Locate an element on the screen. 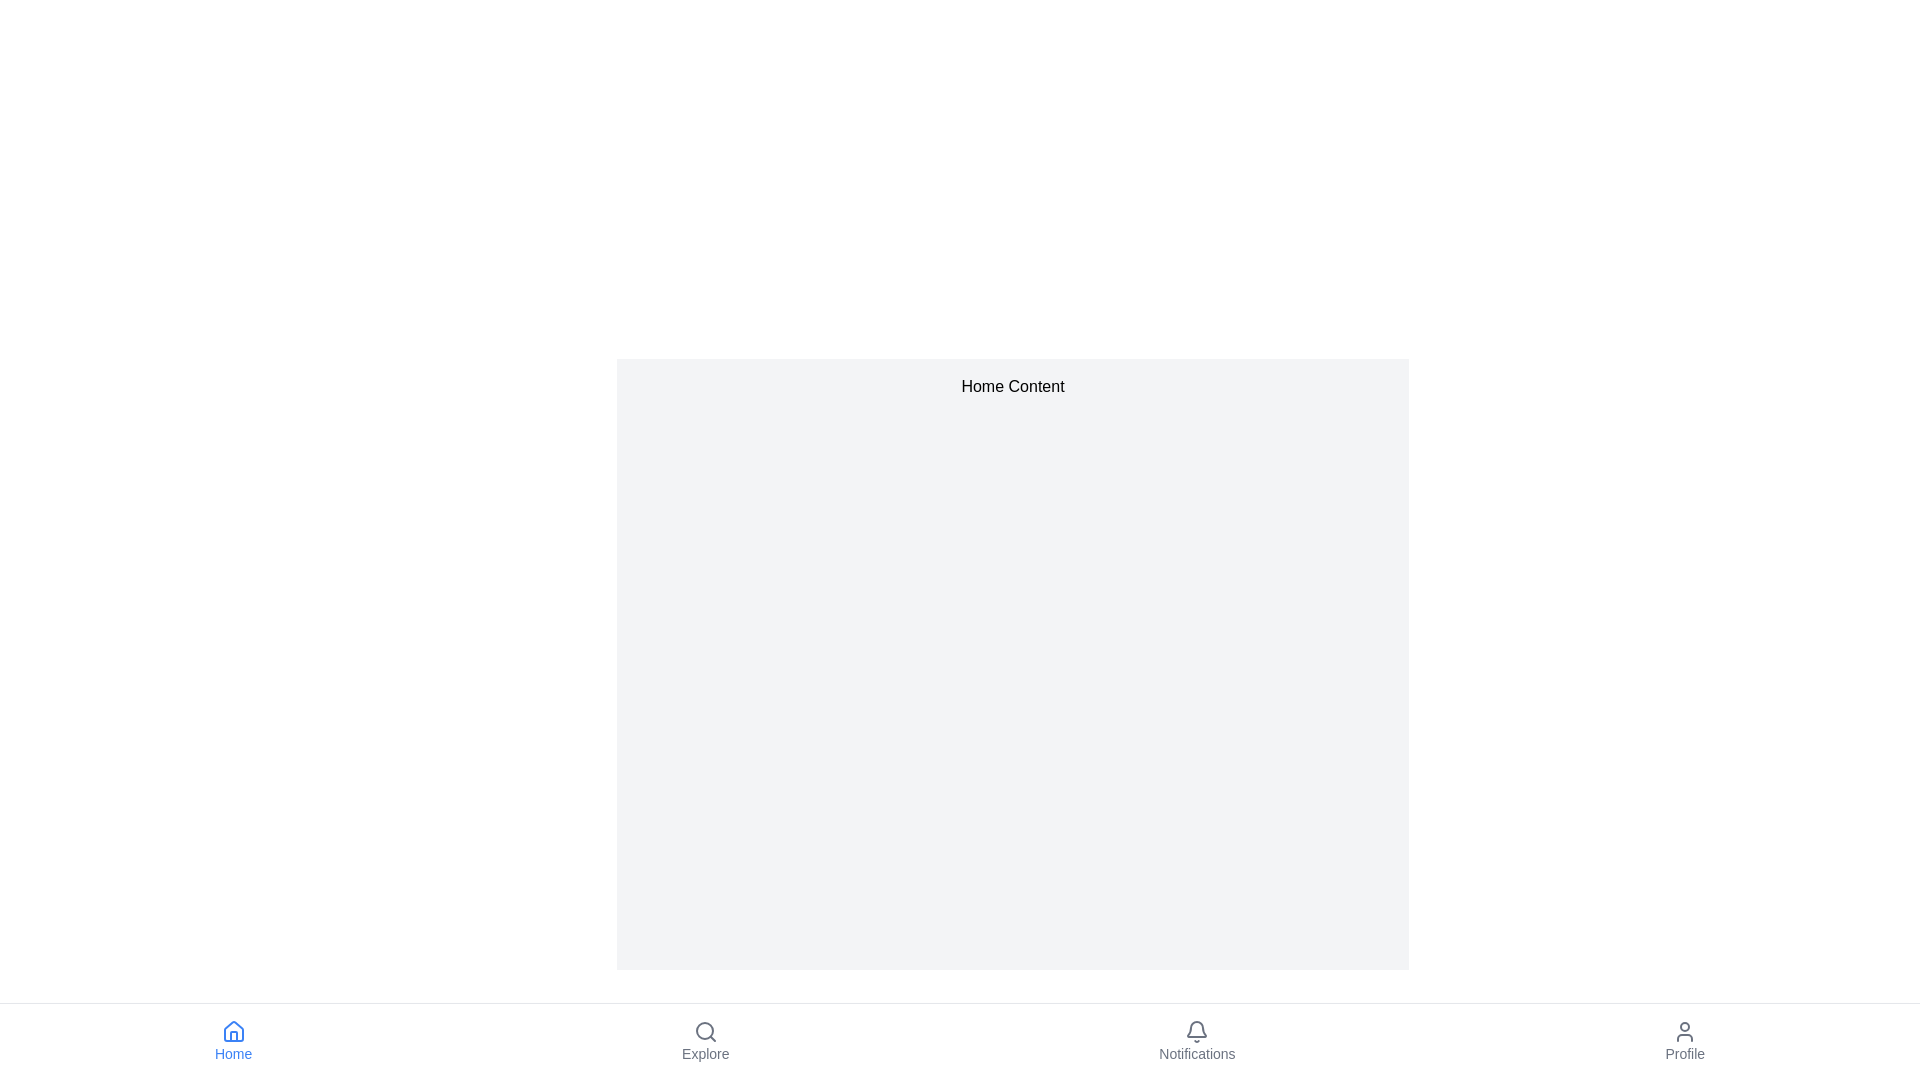 The height and width of the screenshot is (1080, 1920). the 'Explore' button, which is the second navigation item from the left in the bottom navigation bar is located at coordinates (705, 1040).